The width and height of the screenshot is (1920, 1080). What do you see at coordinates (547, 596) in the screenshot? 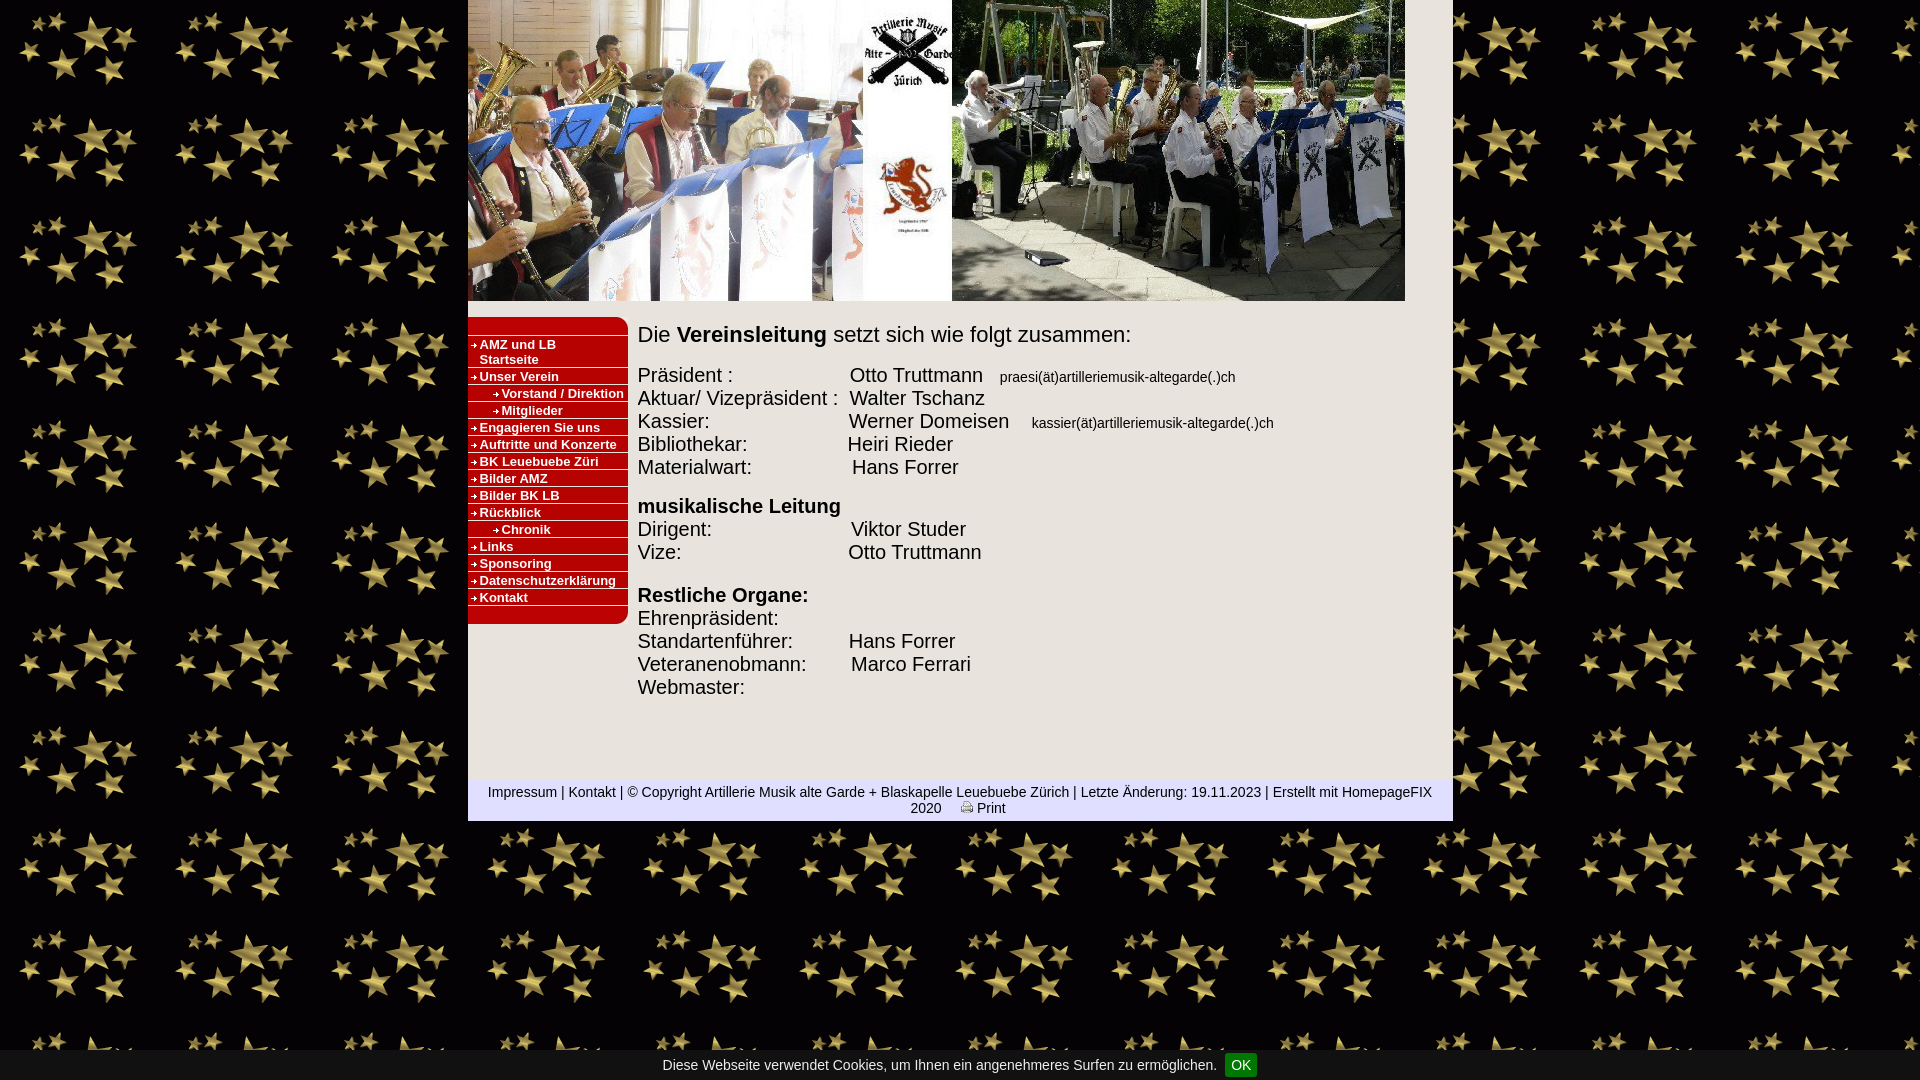
I see `'Kontakt'` at bounding box center [547, 596].